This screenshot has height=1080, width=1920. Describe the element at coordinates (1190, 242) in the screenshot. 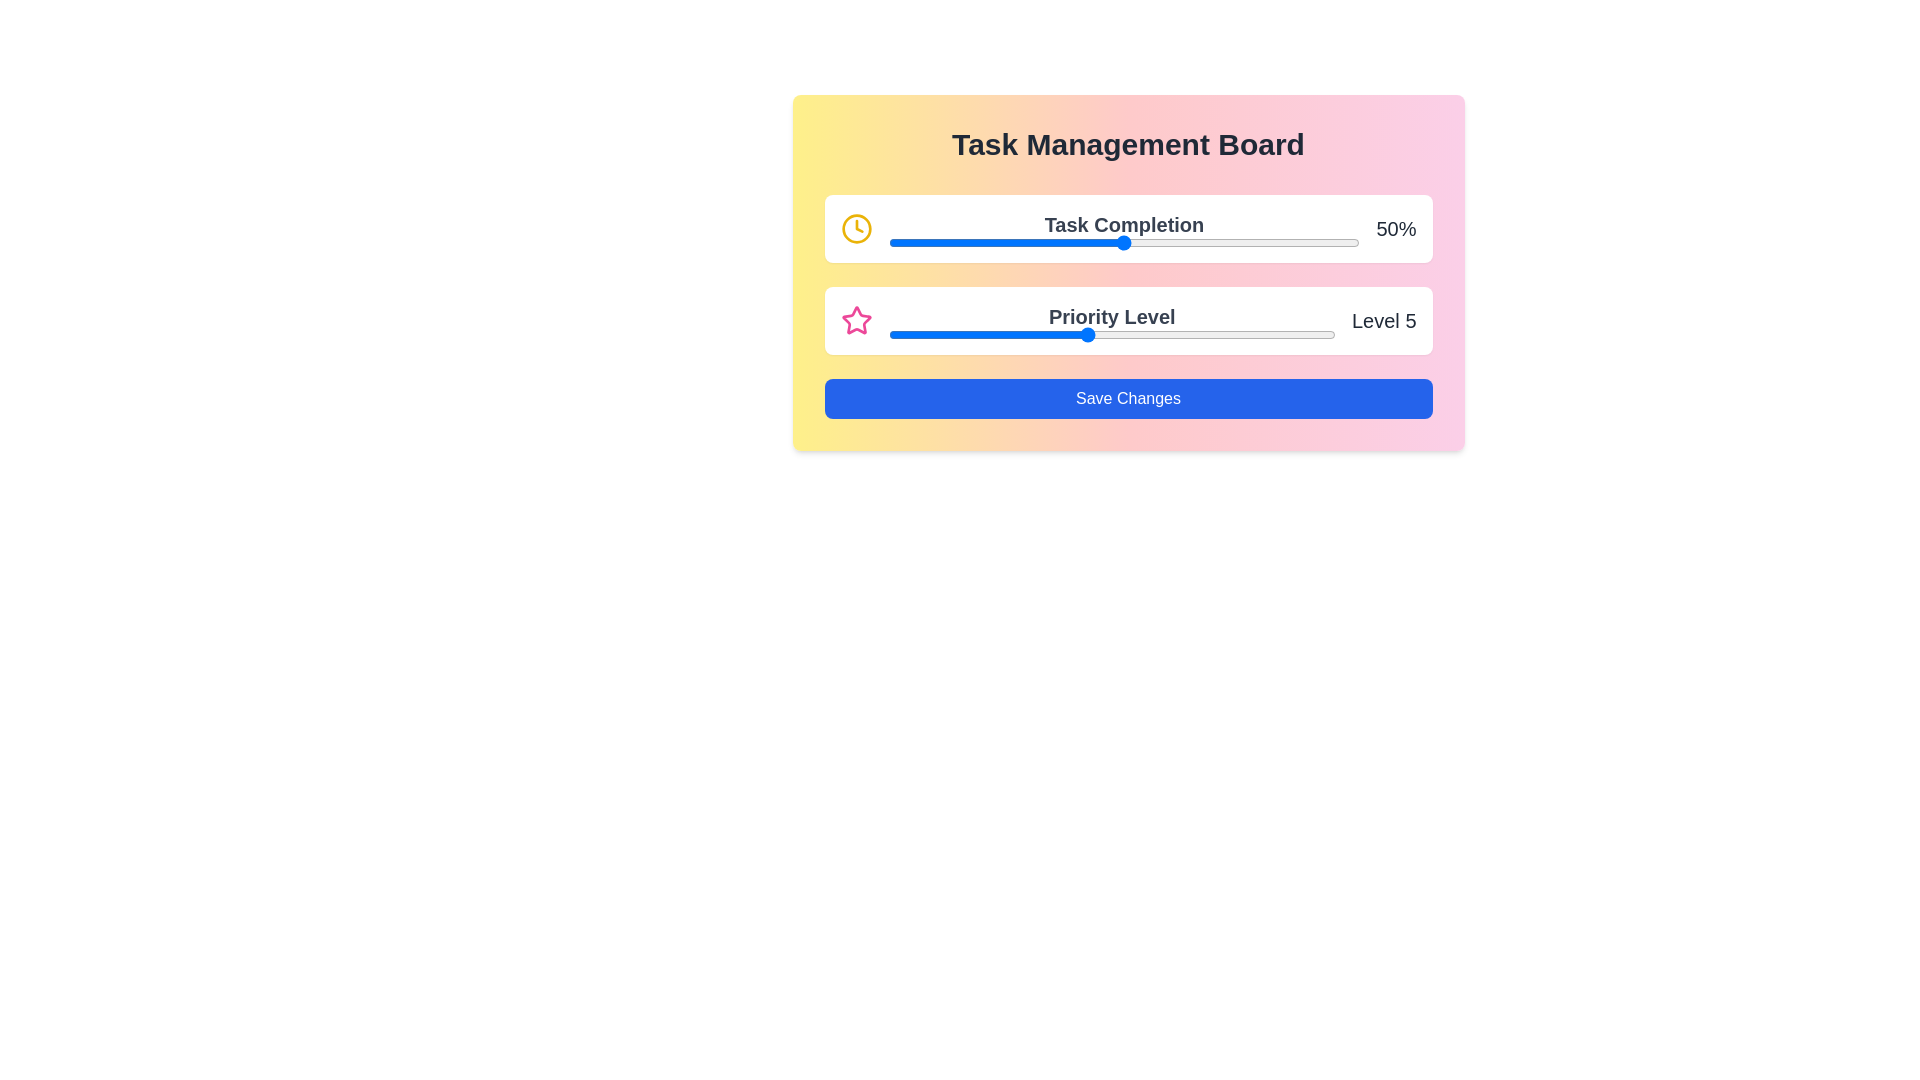

I see `the task completion slider` at that location.